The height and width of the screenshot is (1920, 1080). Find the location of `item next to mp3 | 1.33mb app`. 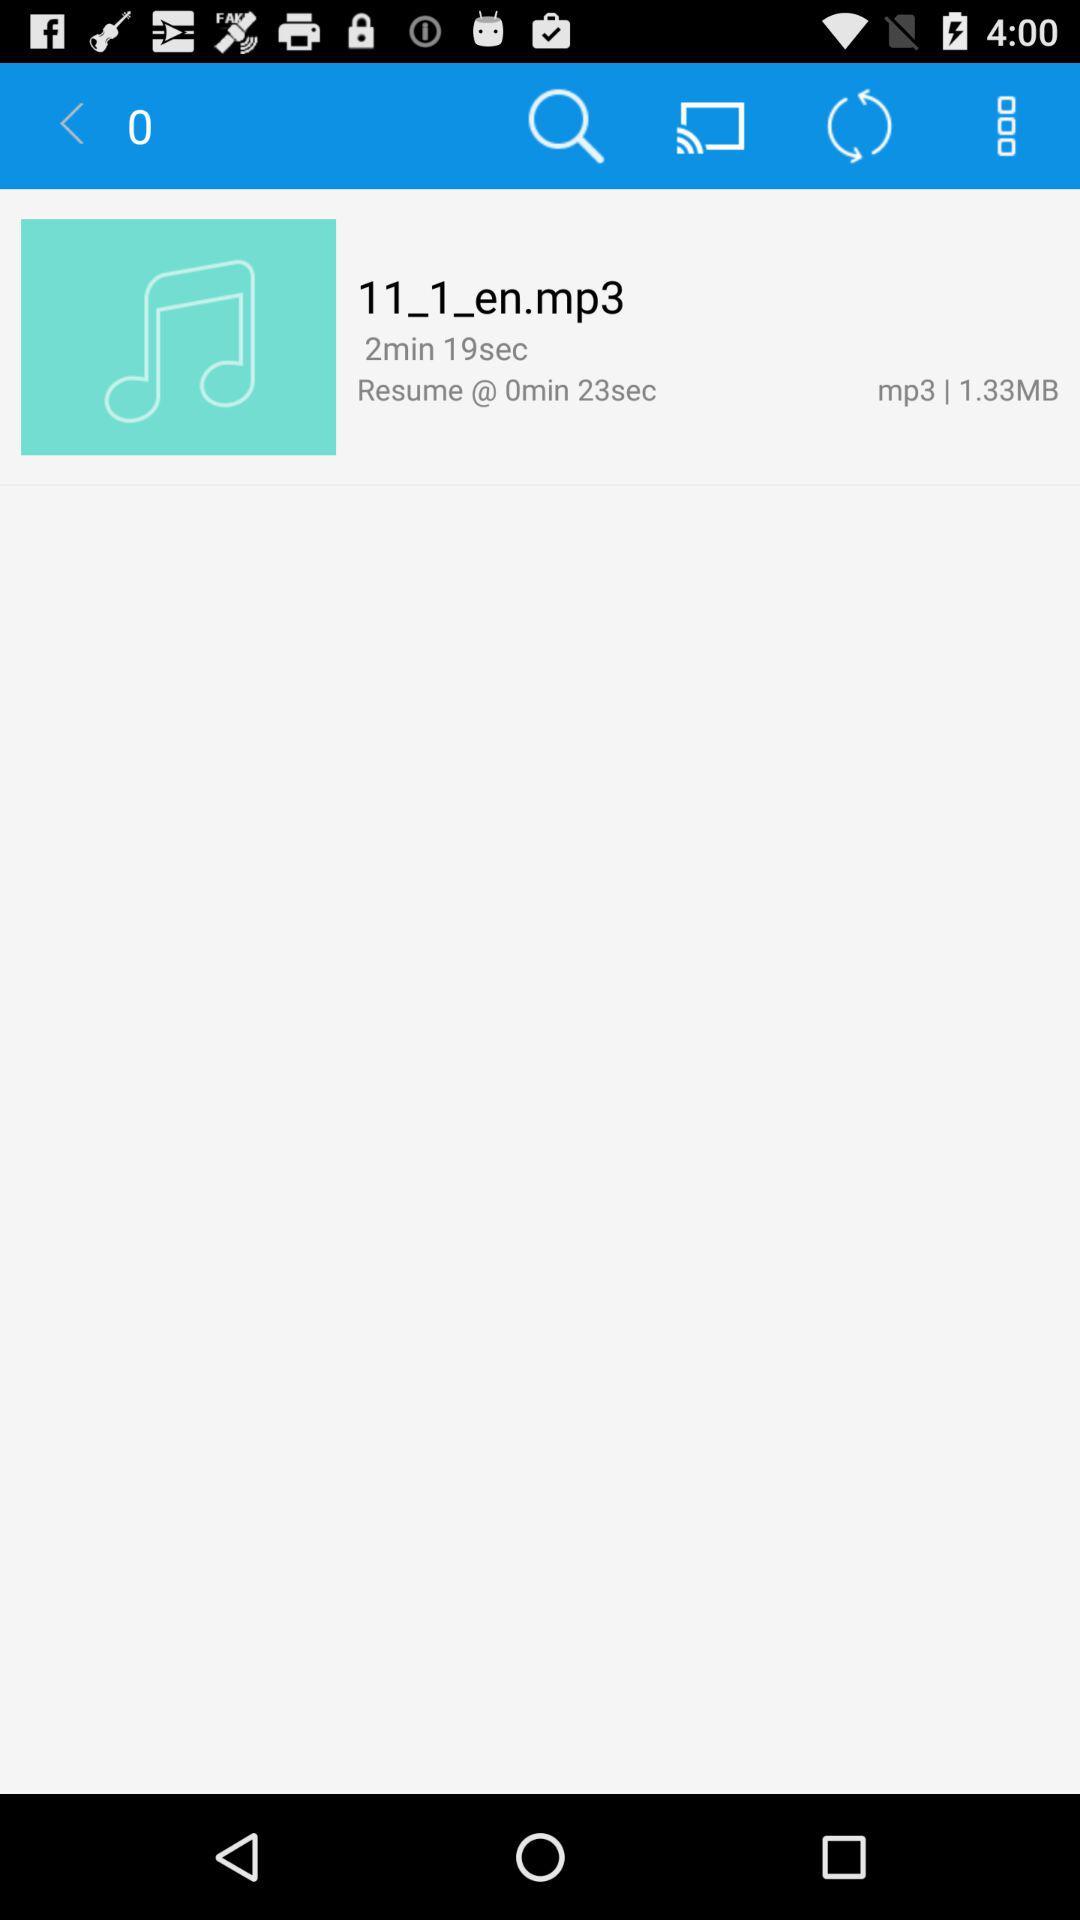

item next to mp3 | 1.33mb app is located at coordinates (543, 350).